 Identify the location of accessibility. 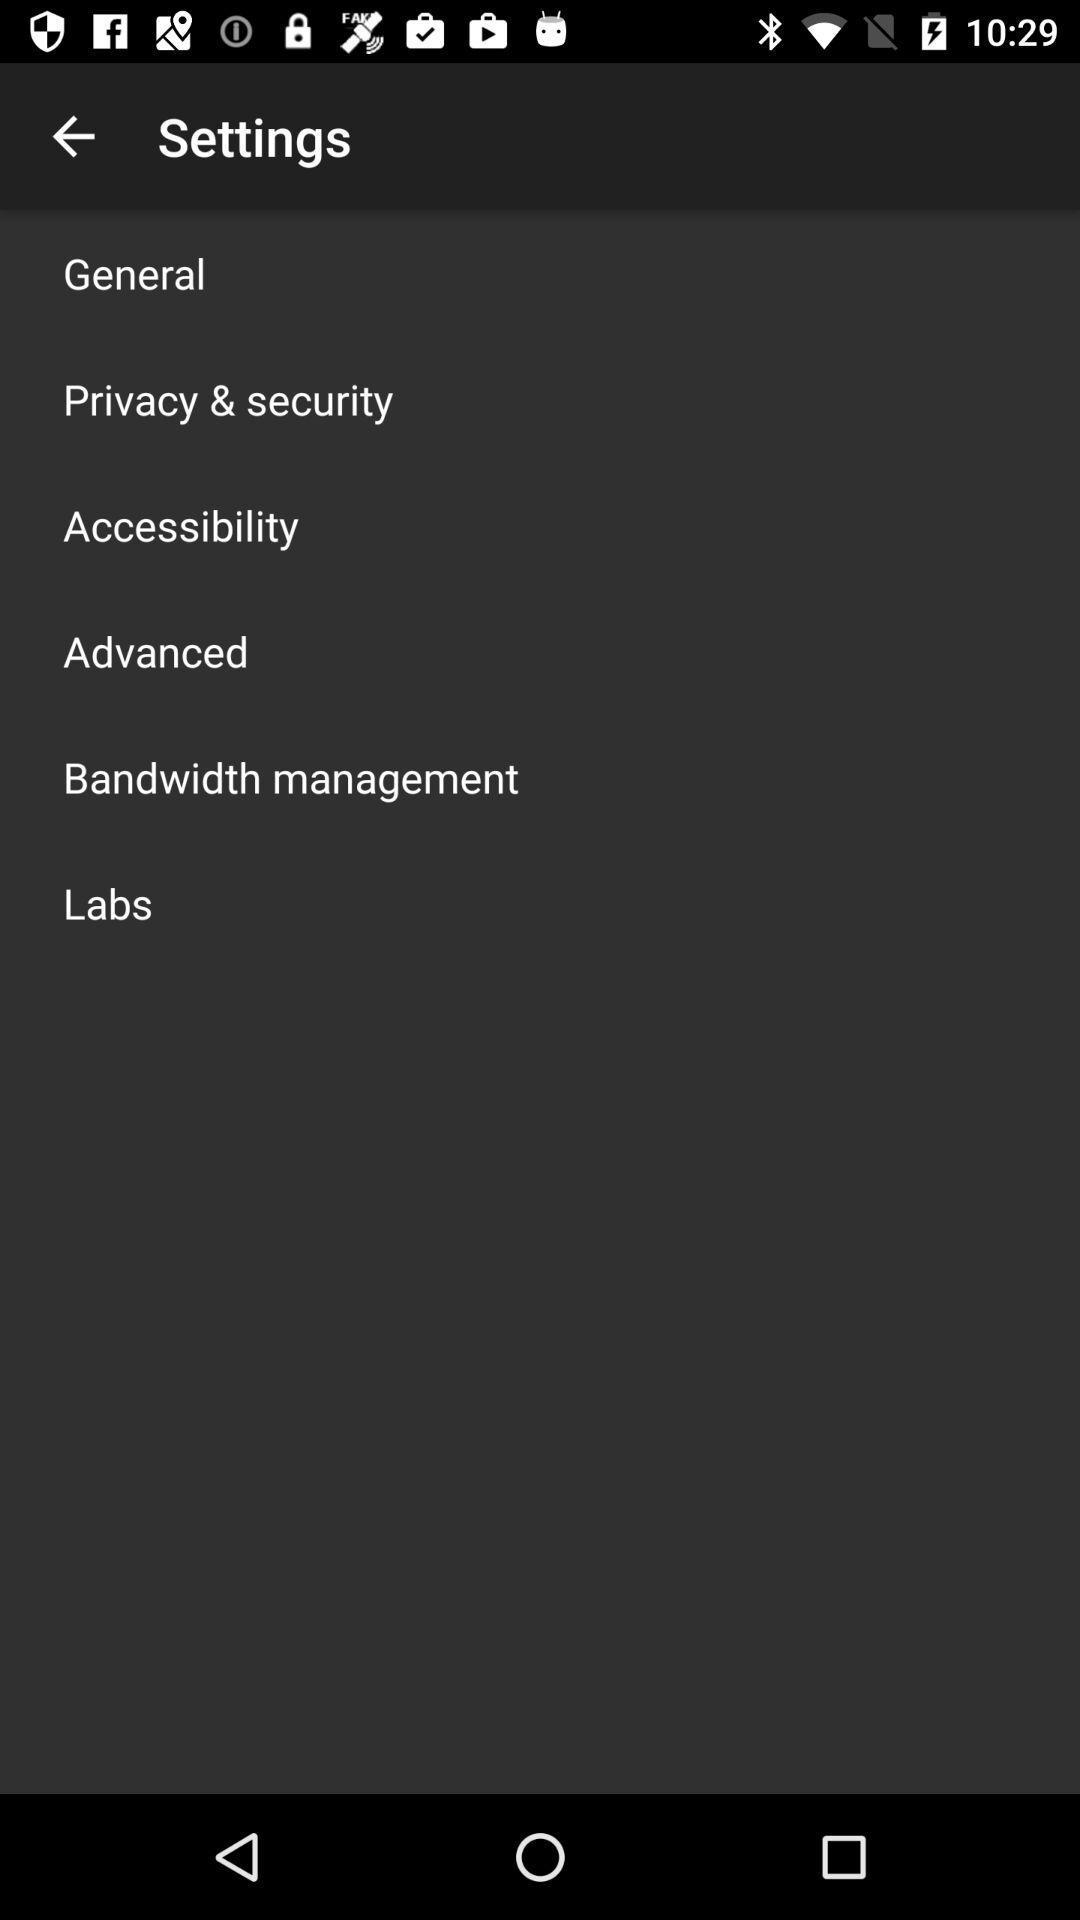
(181, 524).